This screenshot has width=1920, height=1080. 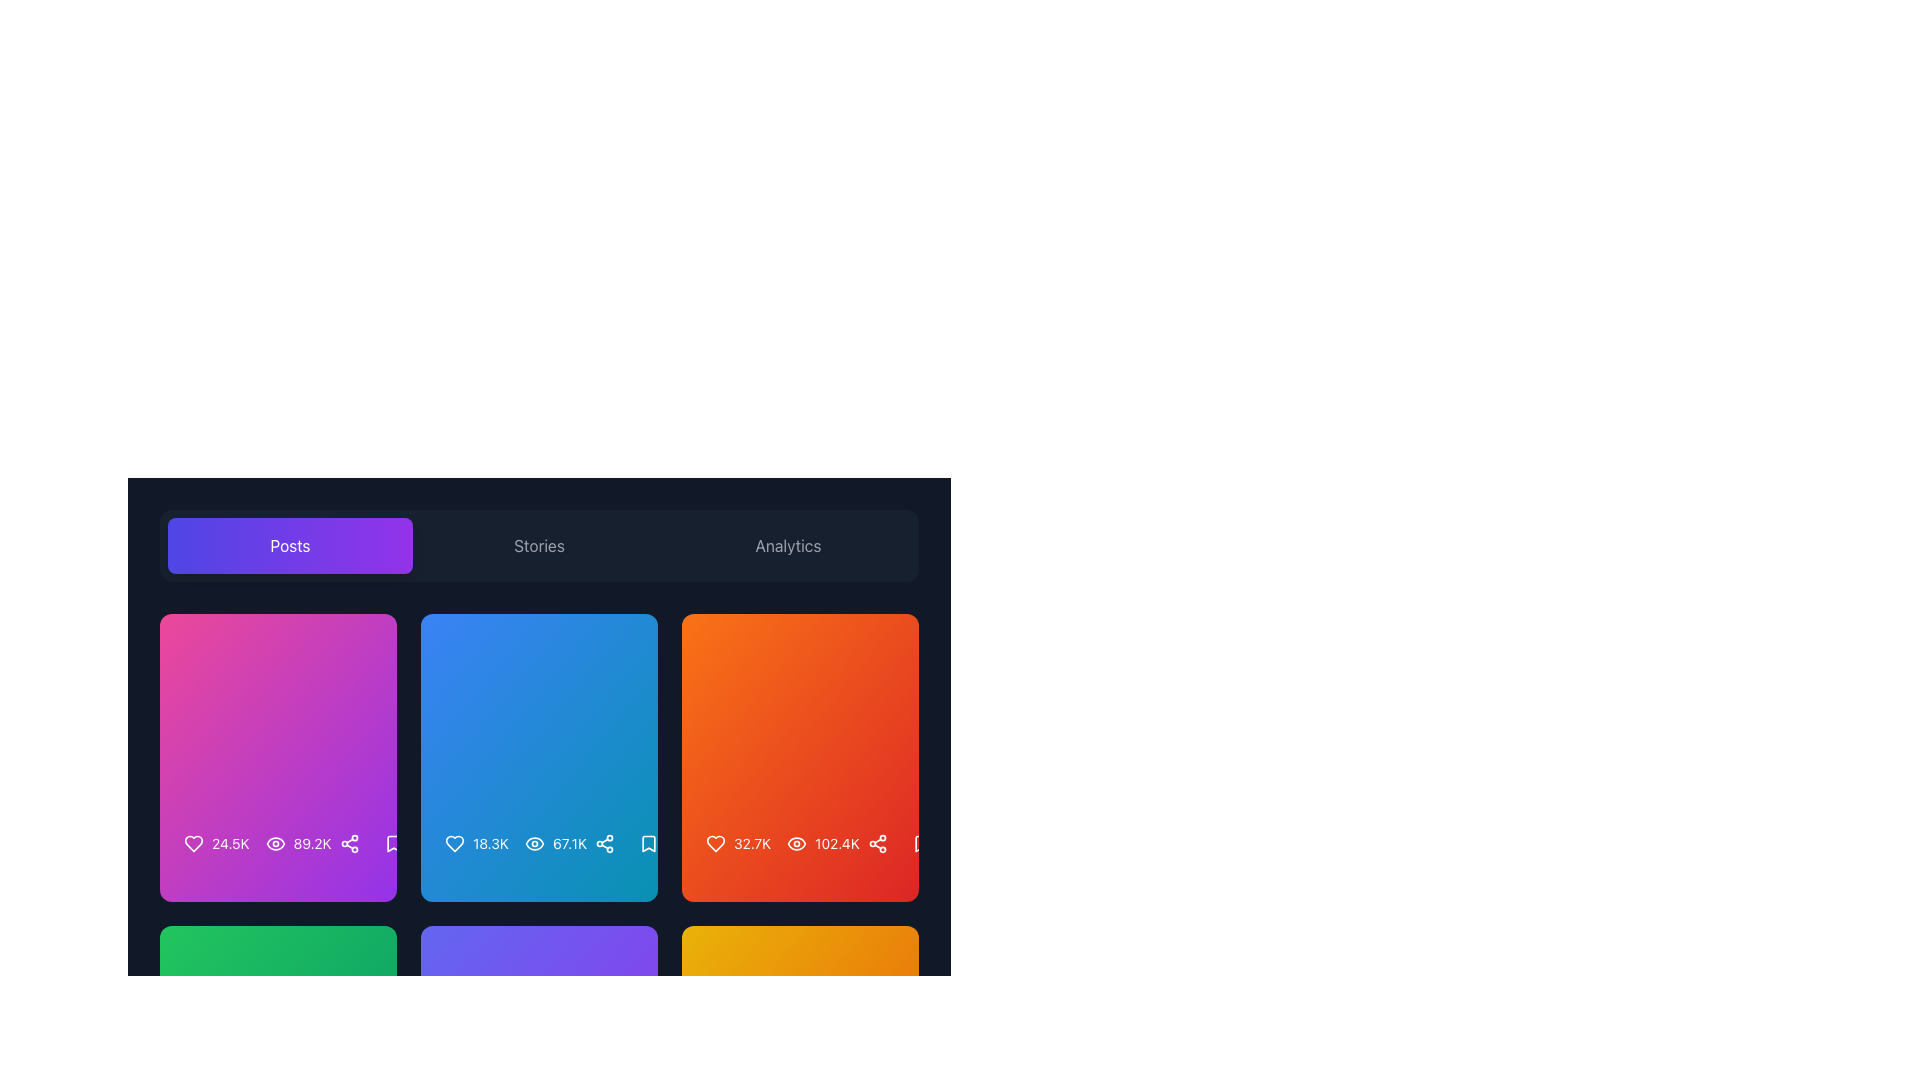 I want to click on the icons, so click(x=516, y=844).